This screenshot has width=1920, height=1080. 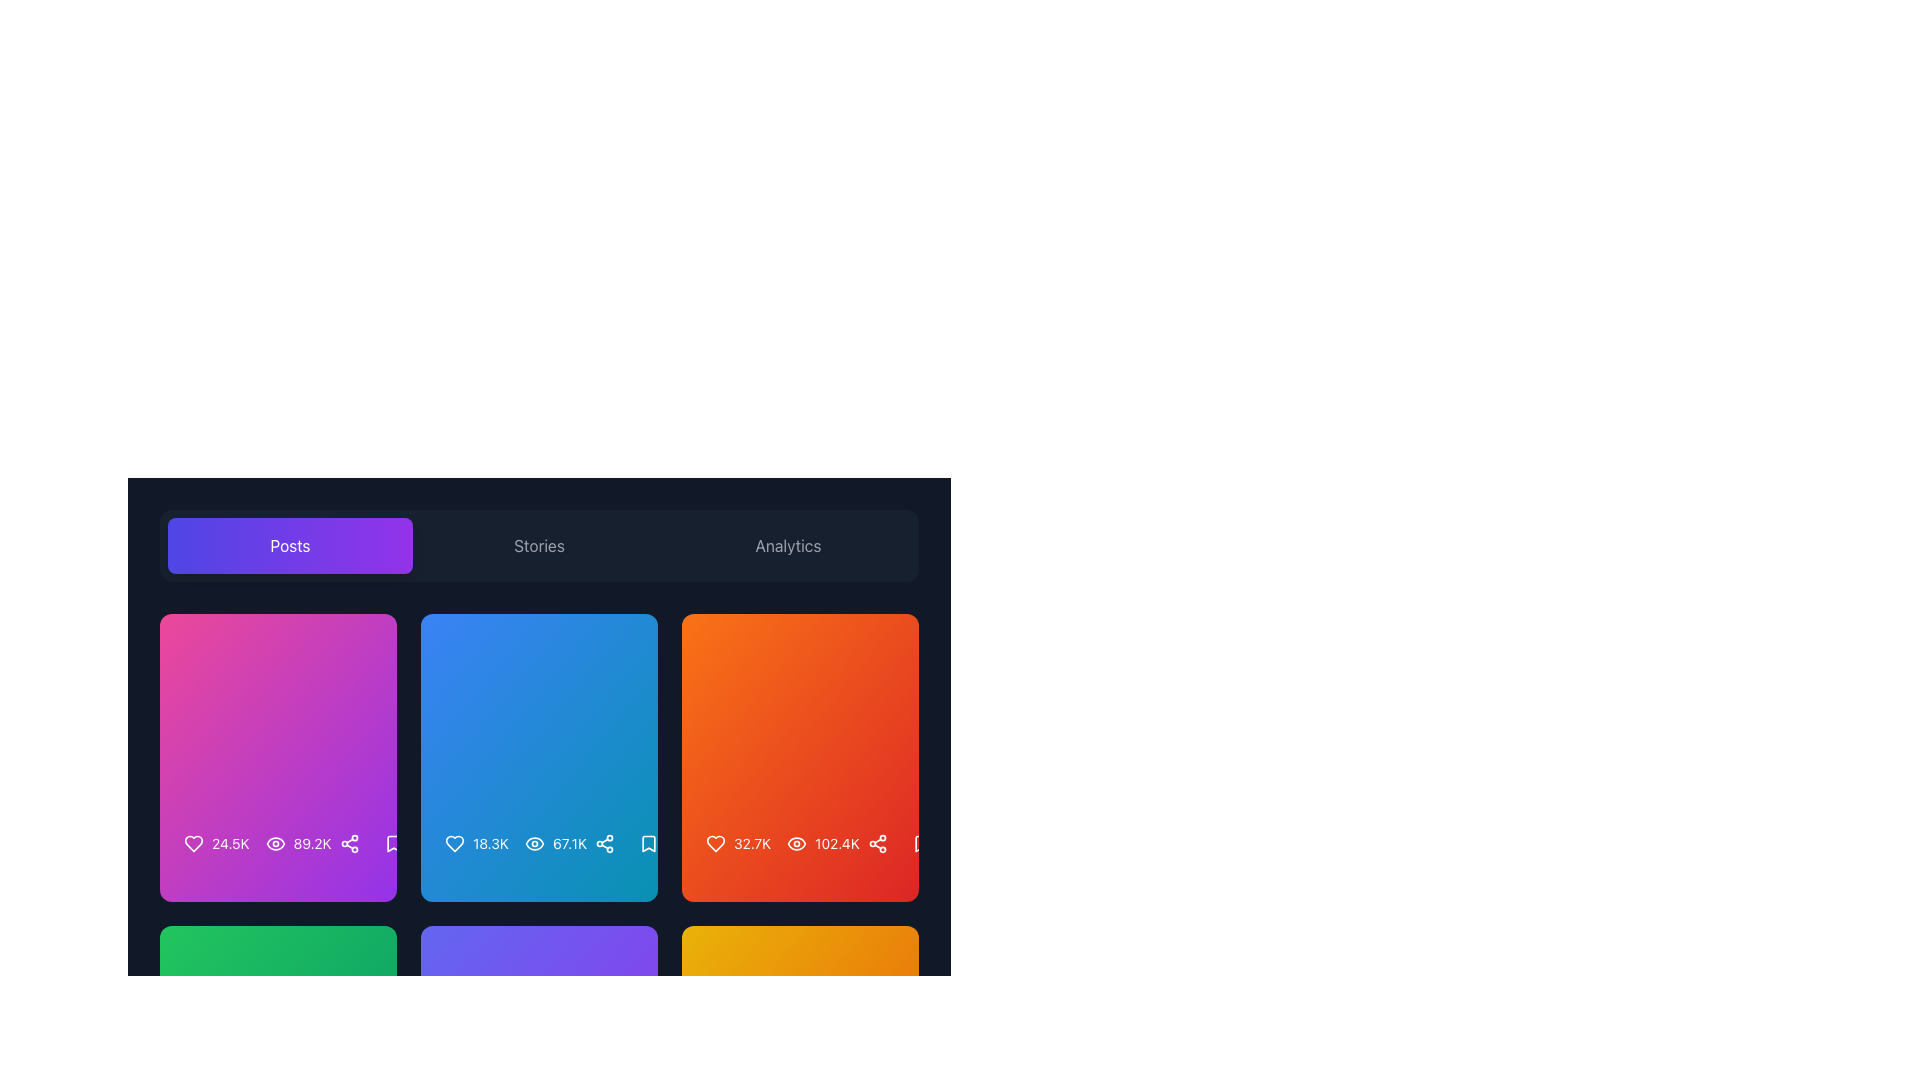 I want to click on the icons, so click(x=516, y=844).